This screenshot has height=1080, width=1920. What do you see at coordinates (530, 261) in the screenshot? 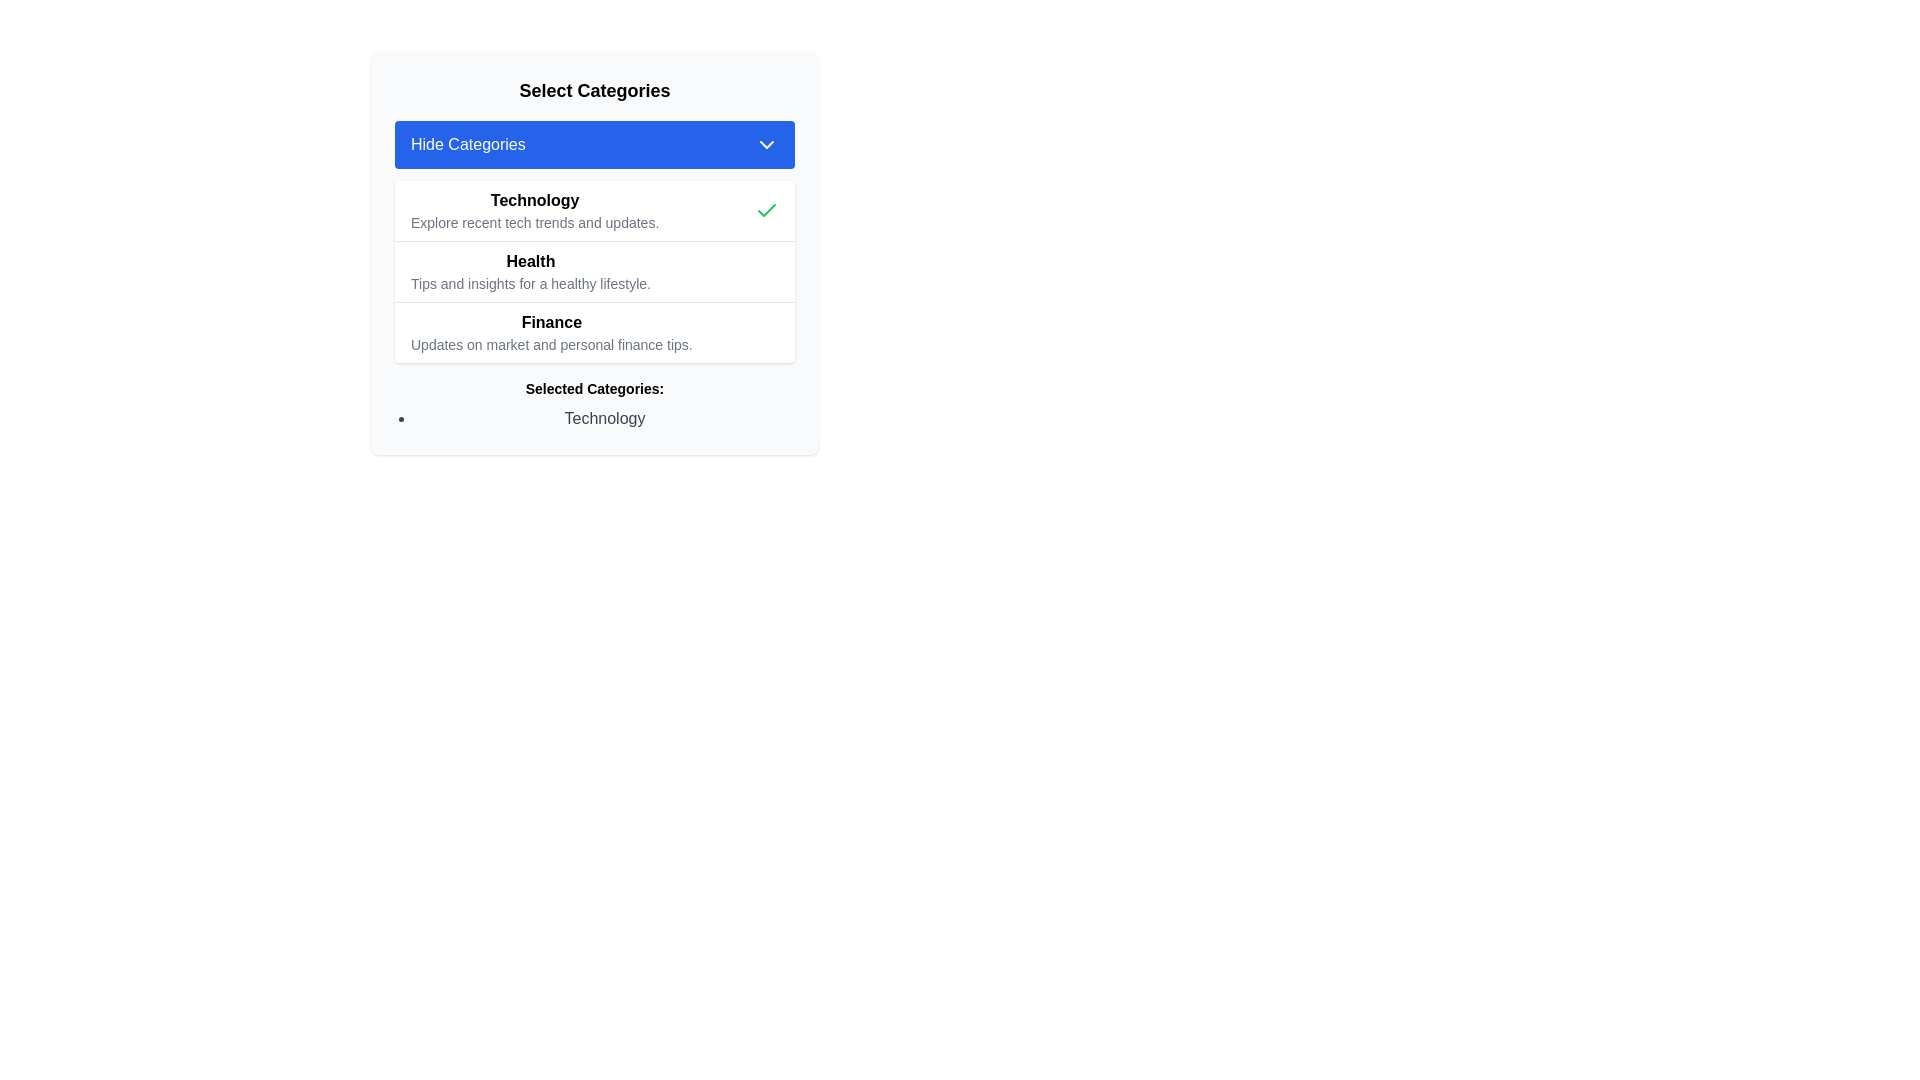
I see `prominently displayed 'Health' text element, which is bolded and larger than surrounding text, located in the 'Select Categories' section between 'Technology' and 'Finance'` at bounding box center [530, 261].